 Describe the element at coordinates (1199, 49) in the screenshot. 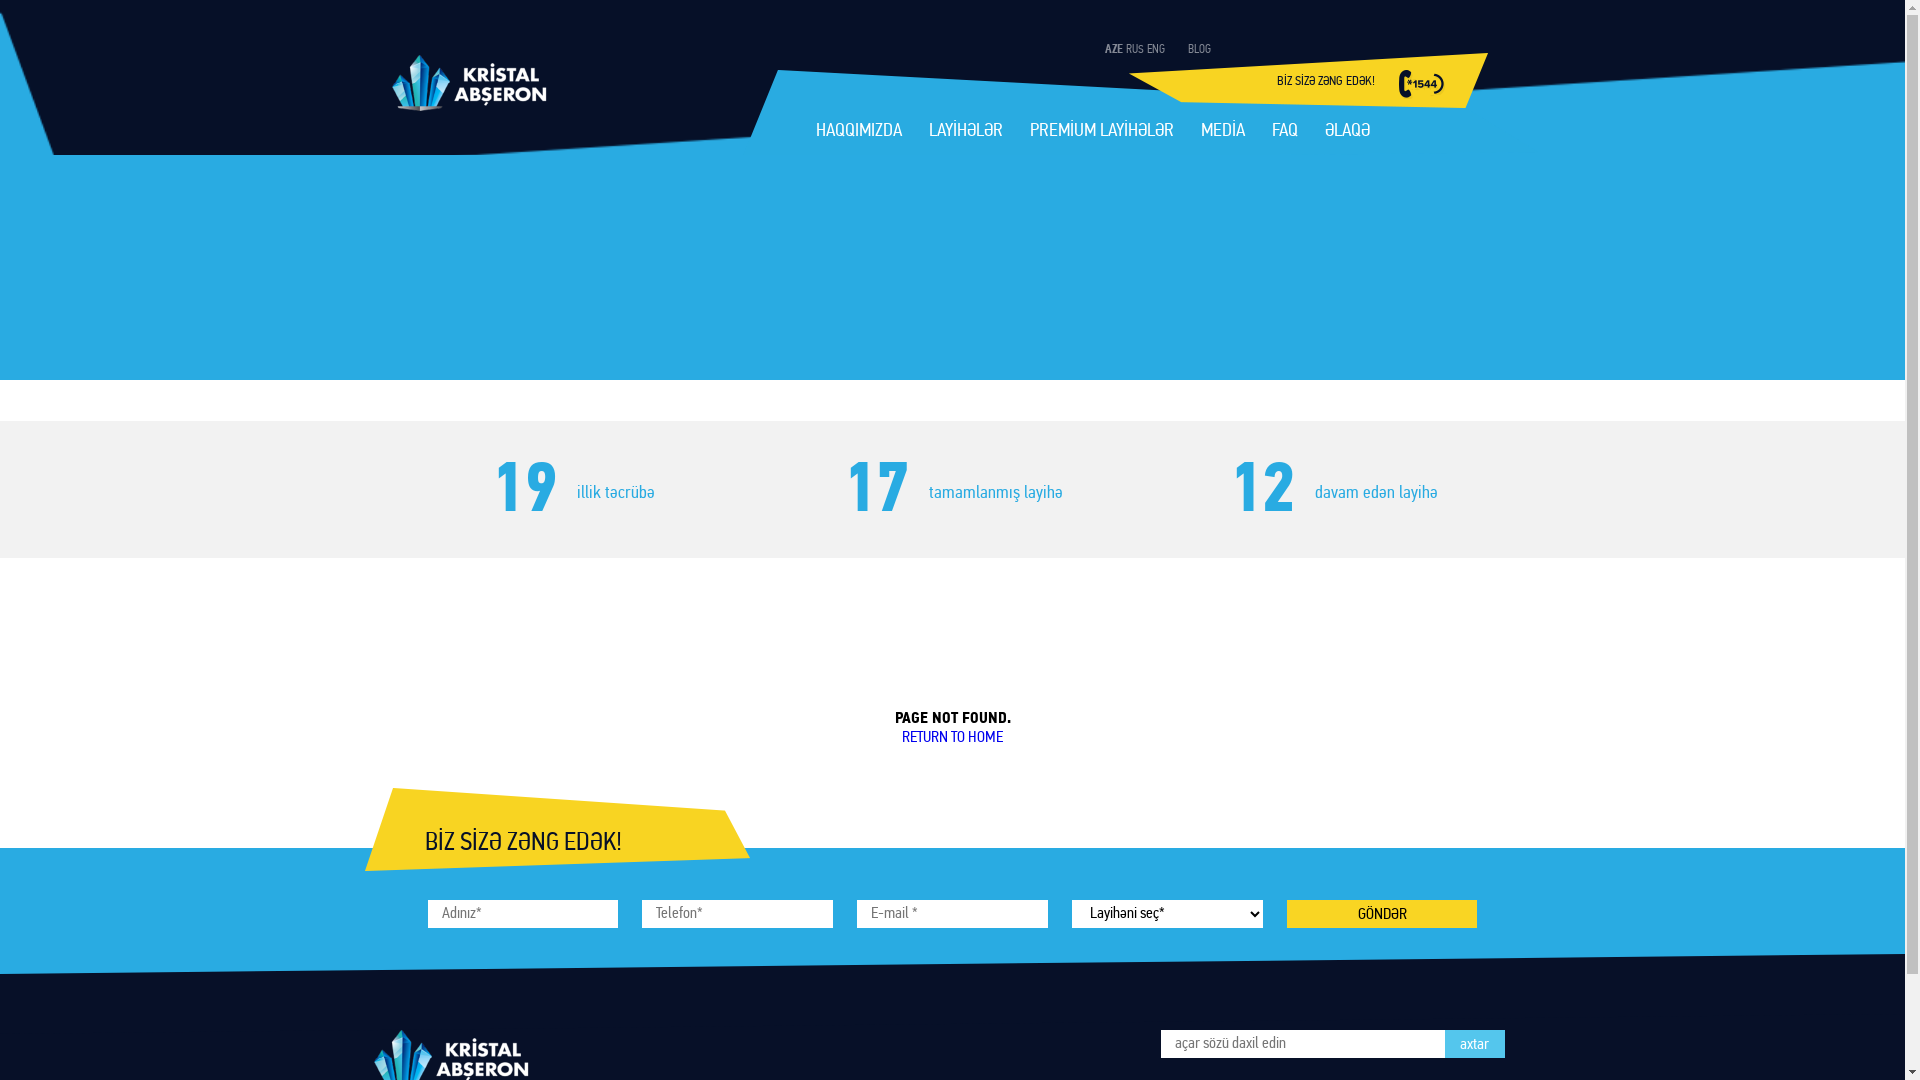

I see `'BLOG'` at that location.